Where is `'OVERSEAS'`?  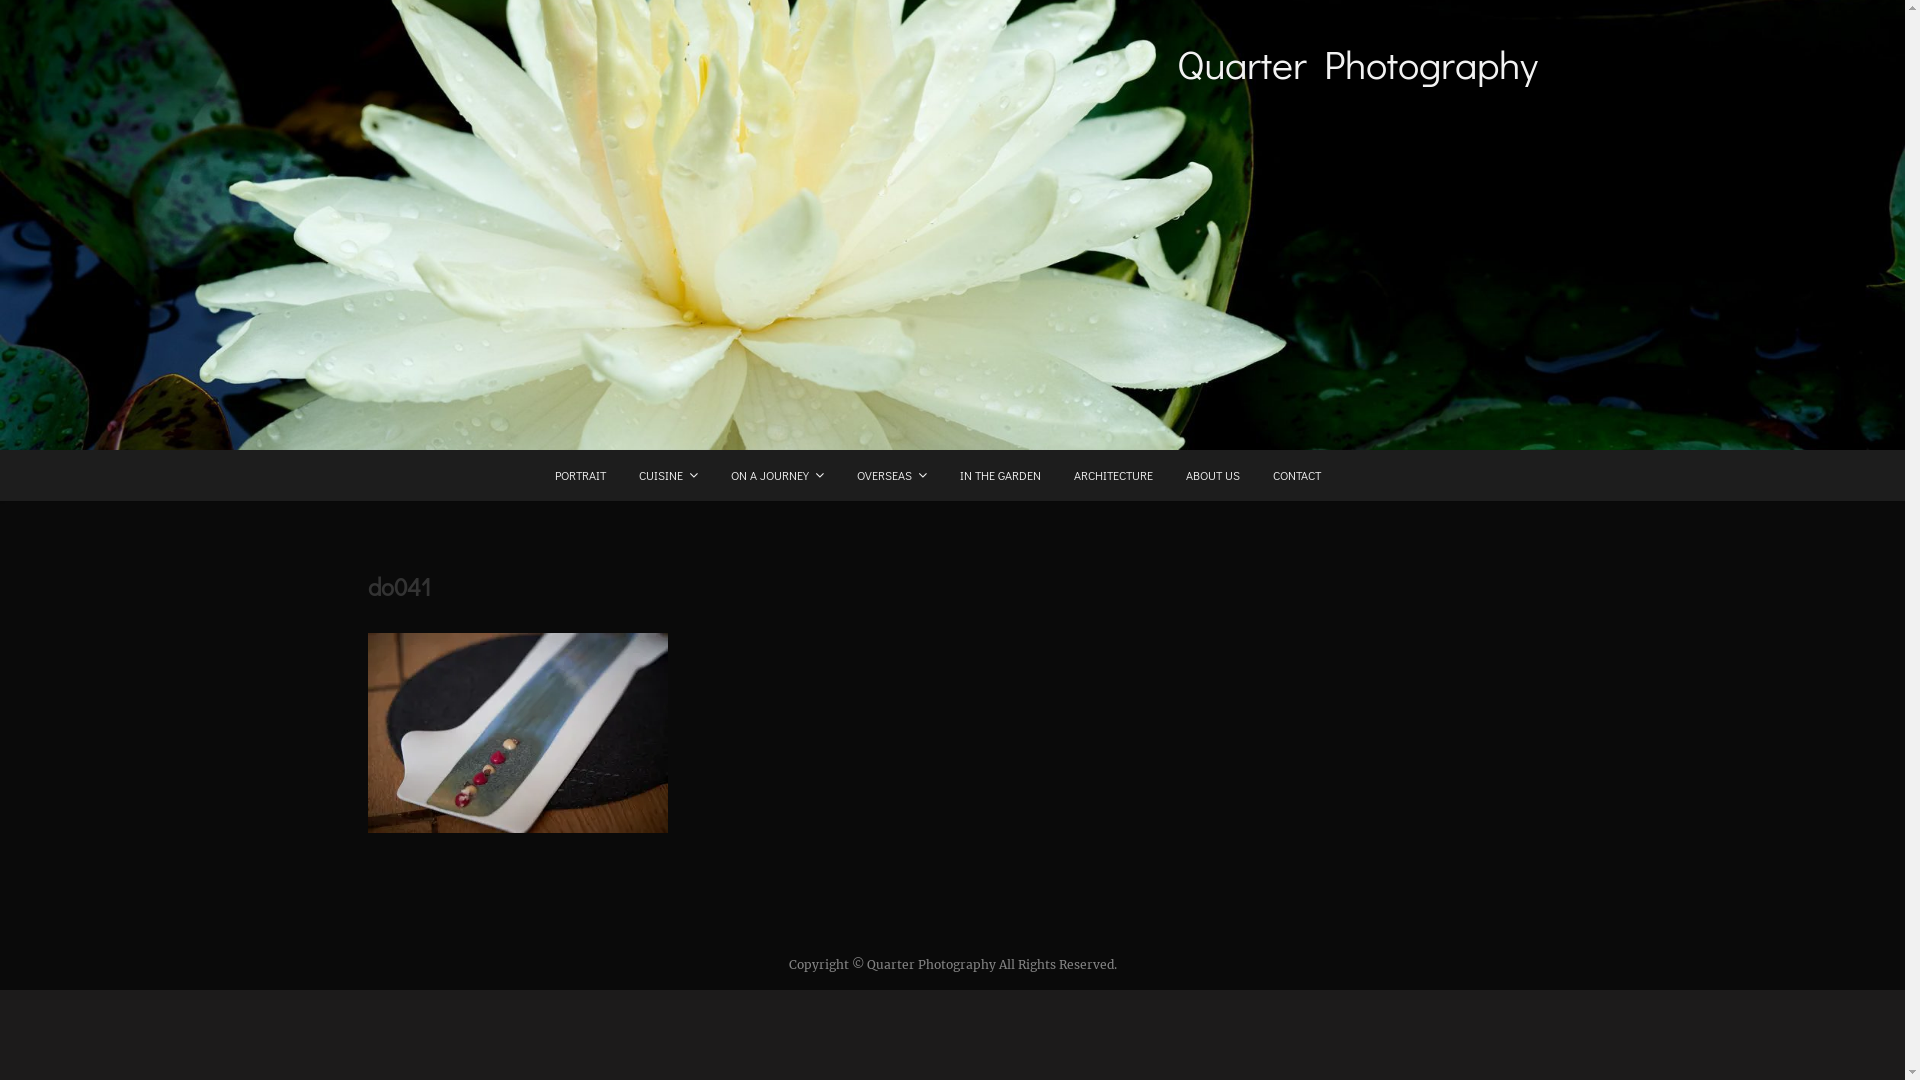
'OVERSEAS' is located at coordinates (841, 475).